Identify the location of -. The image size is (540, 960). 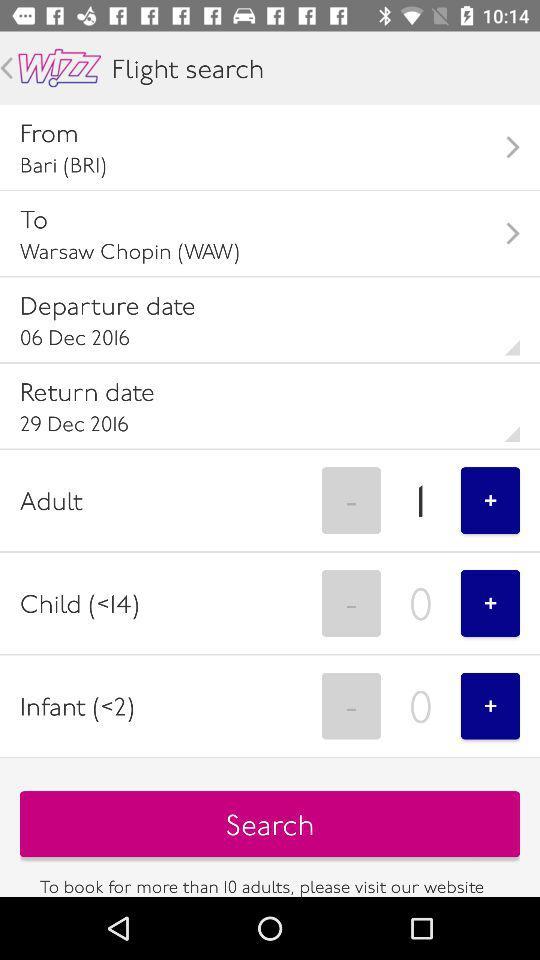
(350, 499).